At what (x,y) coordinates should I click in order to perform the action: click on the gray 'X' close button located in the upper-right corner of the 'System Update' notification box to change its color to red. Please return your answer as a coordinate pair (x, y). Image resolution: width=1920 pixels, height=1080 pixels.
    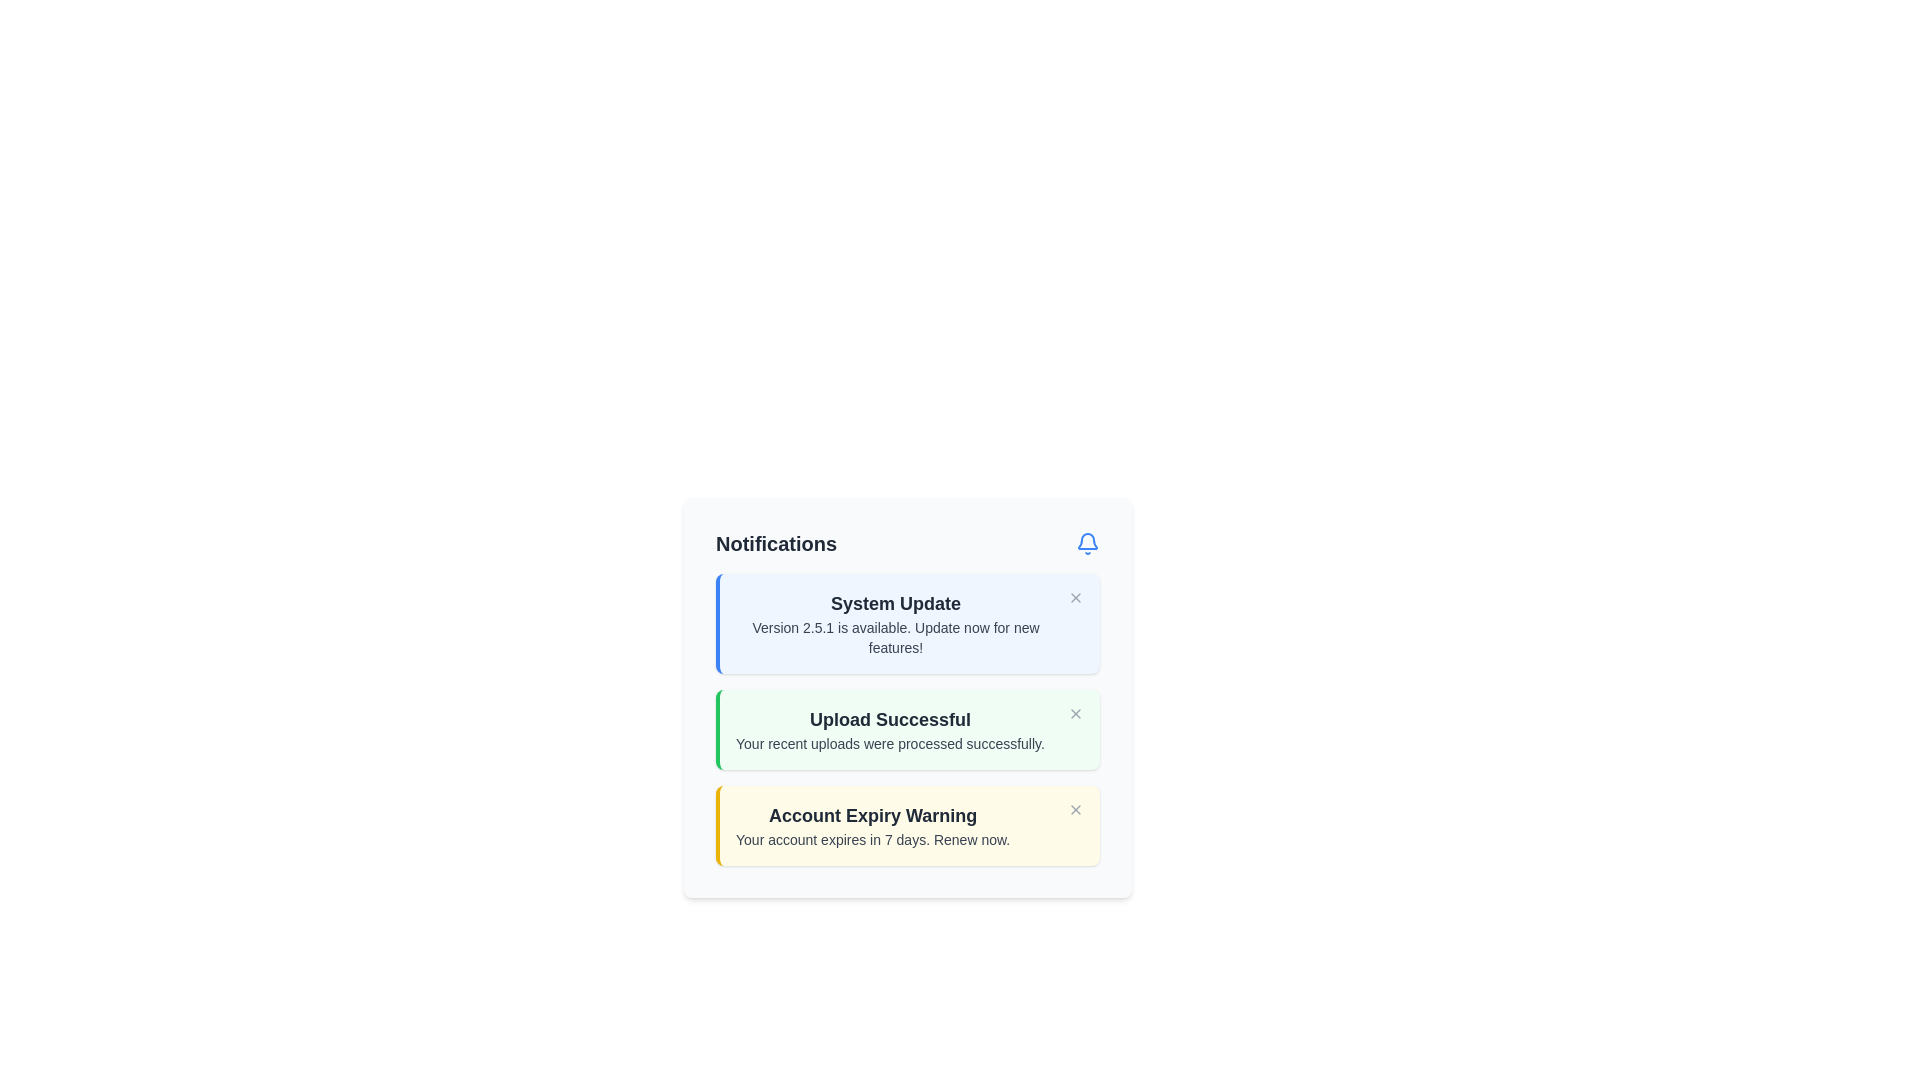
    Looking at the image, I should click on (1074, 596).